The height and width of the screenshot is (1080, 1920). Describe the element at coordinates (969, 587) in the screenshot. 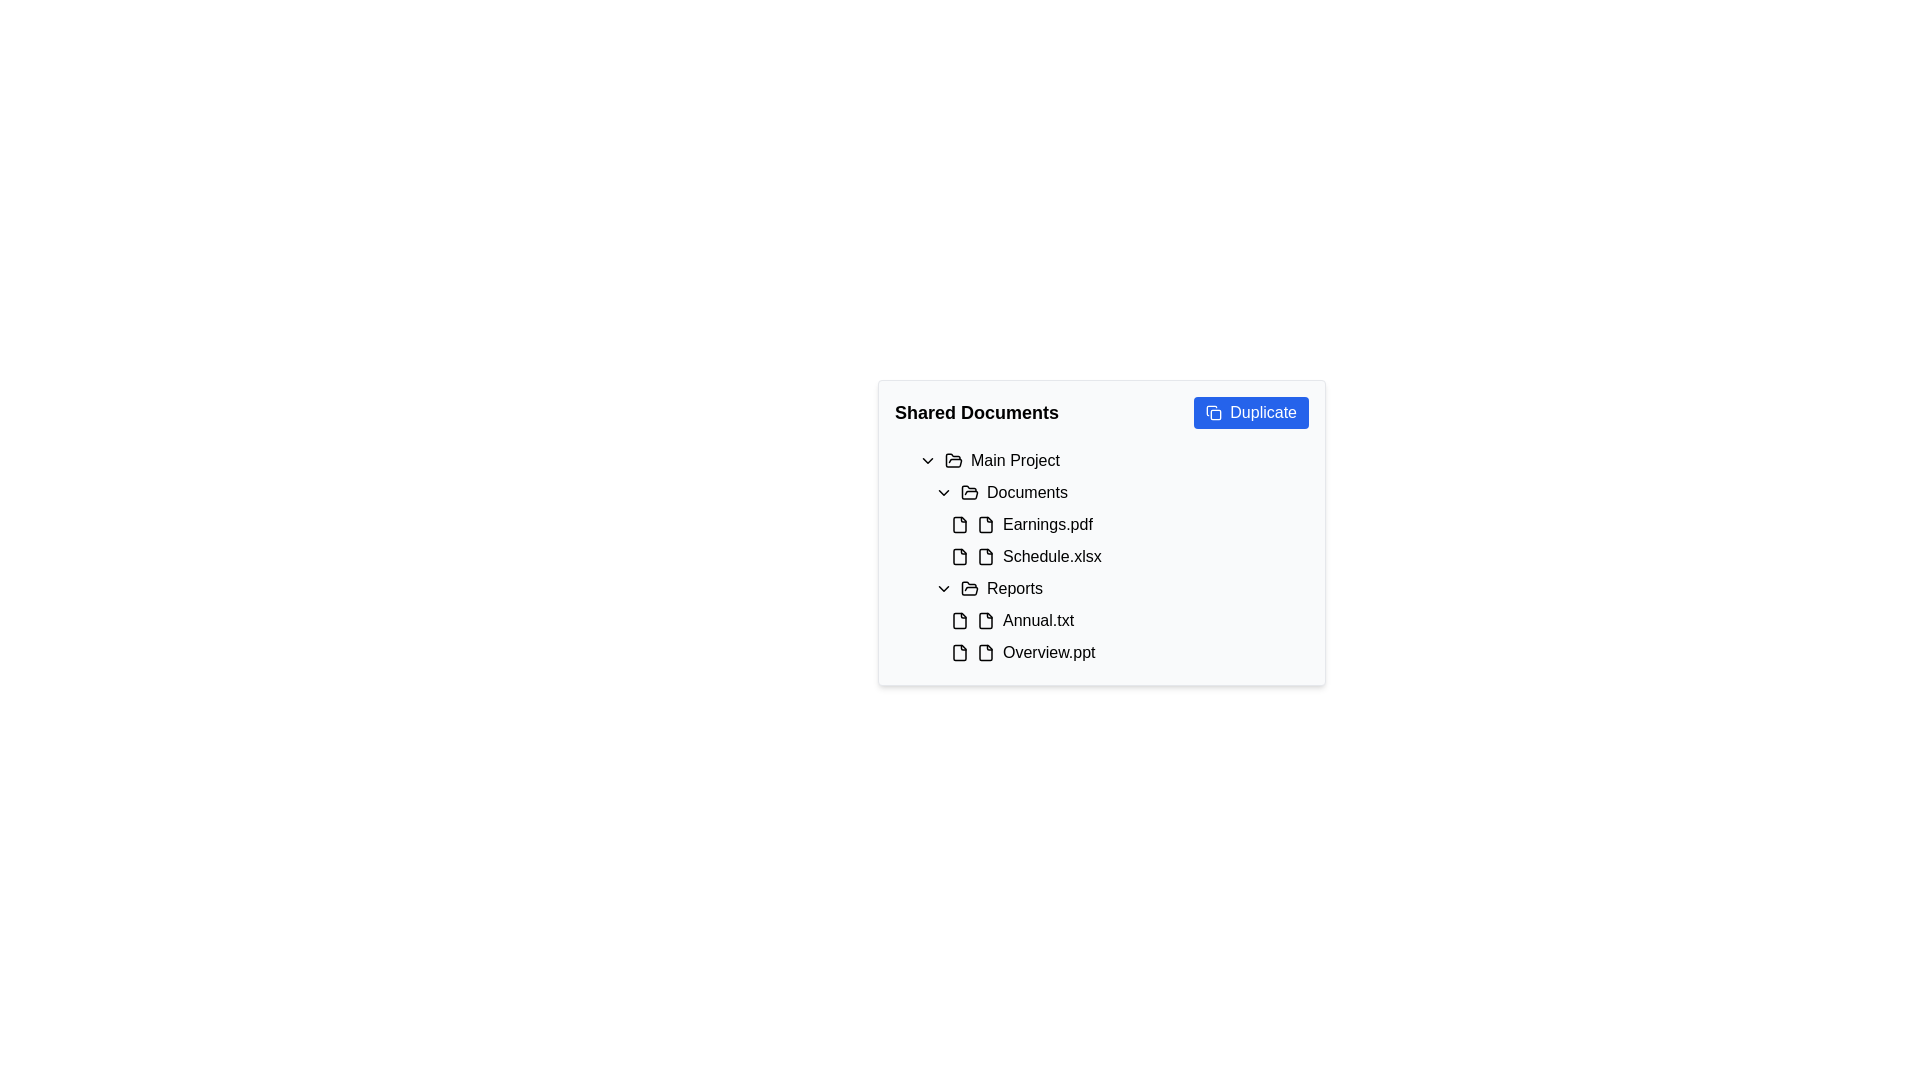

I see `the 'Reports' folder icon` at that location.